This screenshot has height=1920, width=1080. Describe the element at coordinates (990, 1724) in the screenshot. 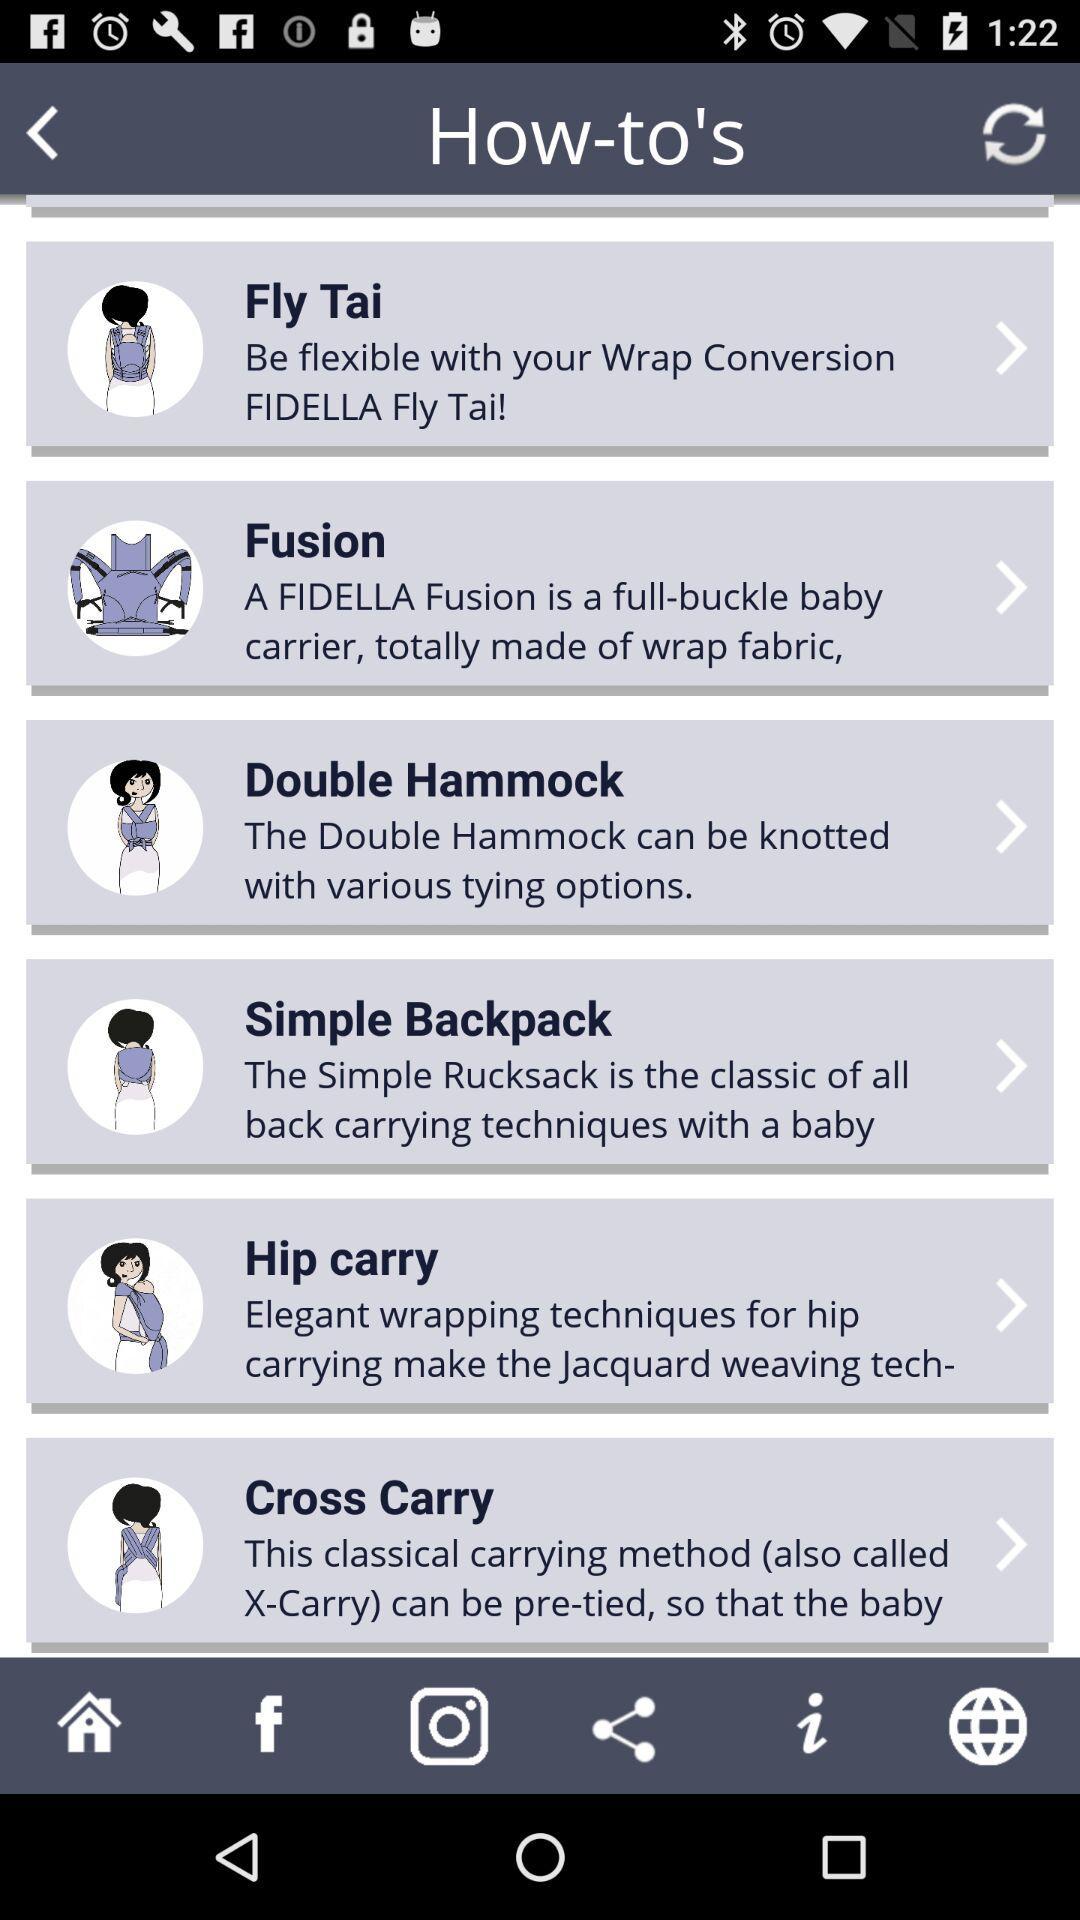

I see `search web` at that location.